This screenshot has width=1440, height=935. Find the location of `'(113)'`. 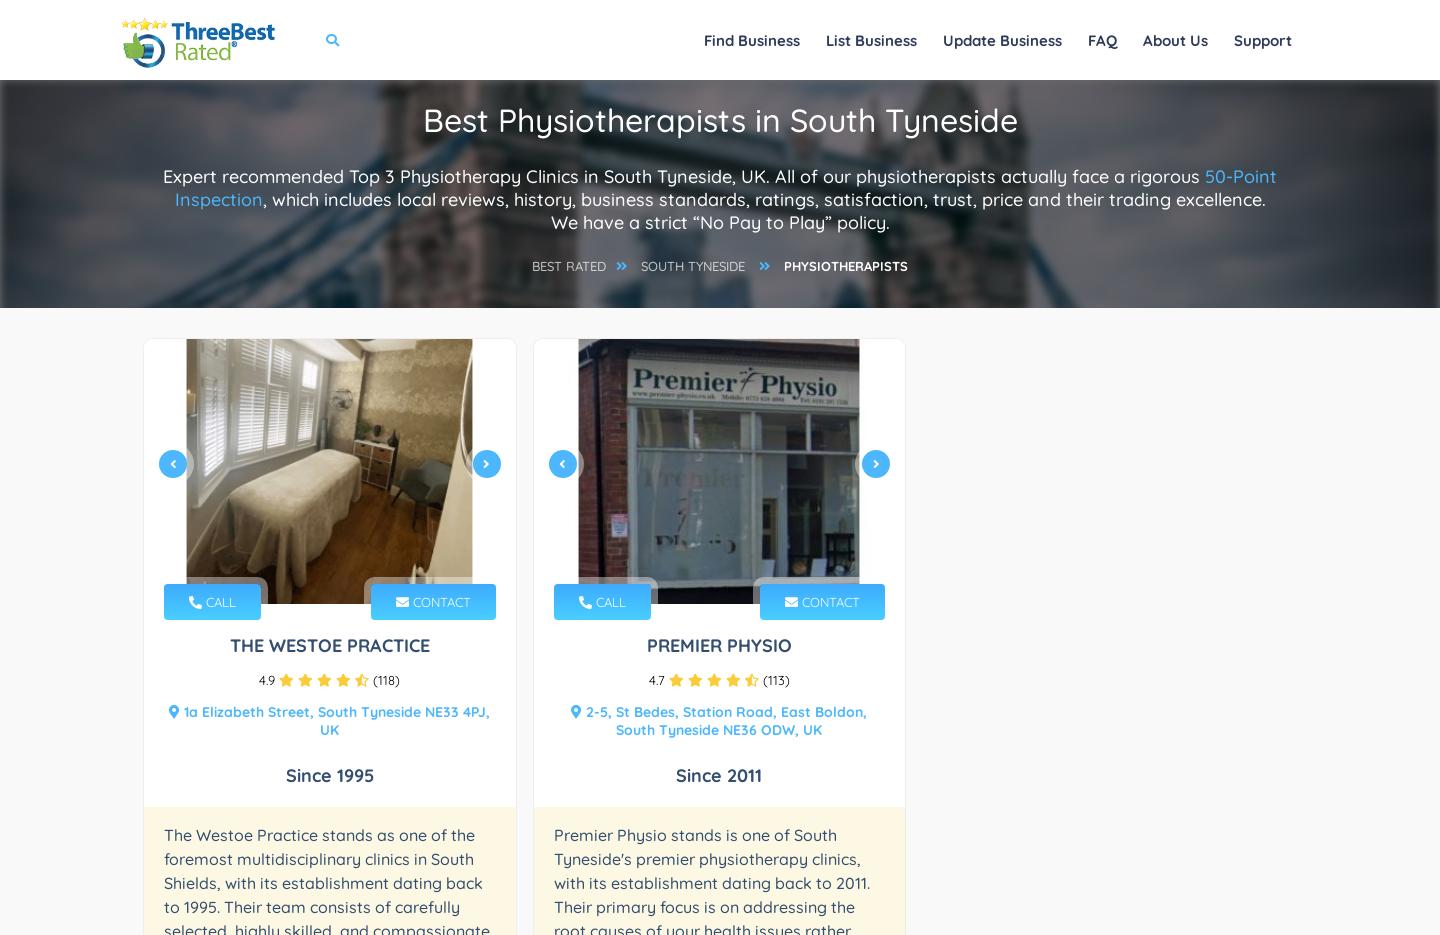

'(113)' is located at coordinates (757, 680).